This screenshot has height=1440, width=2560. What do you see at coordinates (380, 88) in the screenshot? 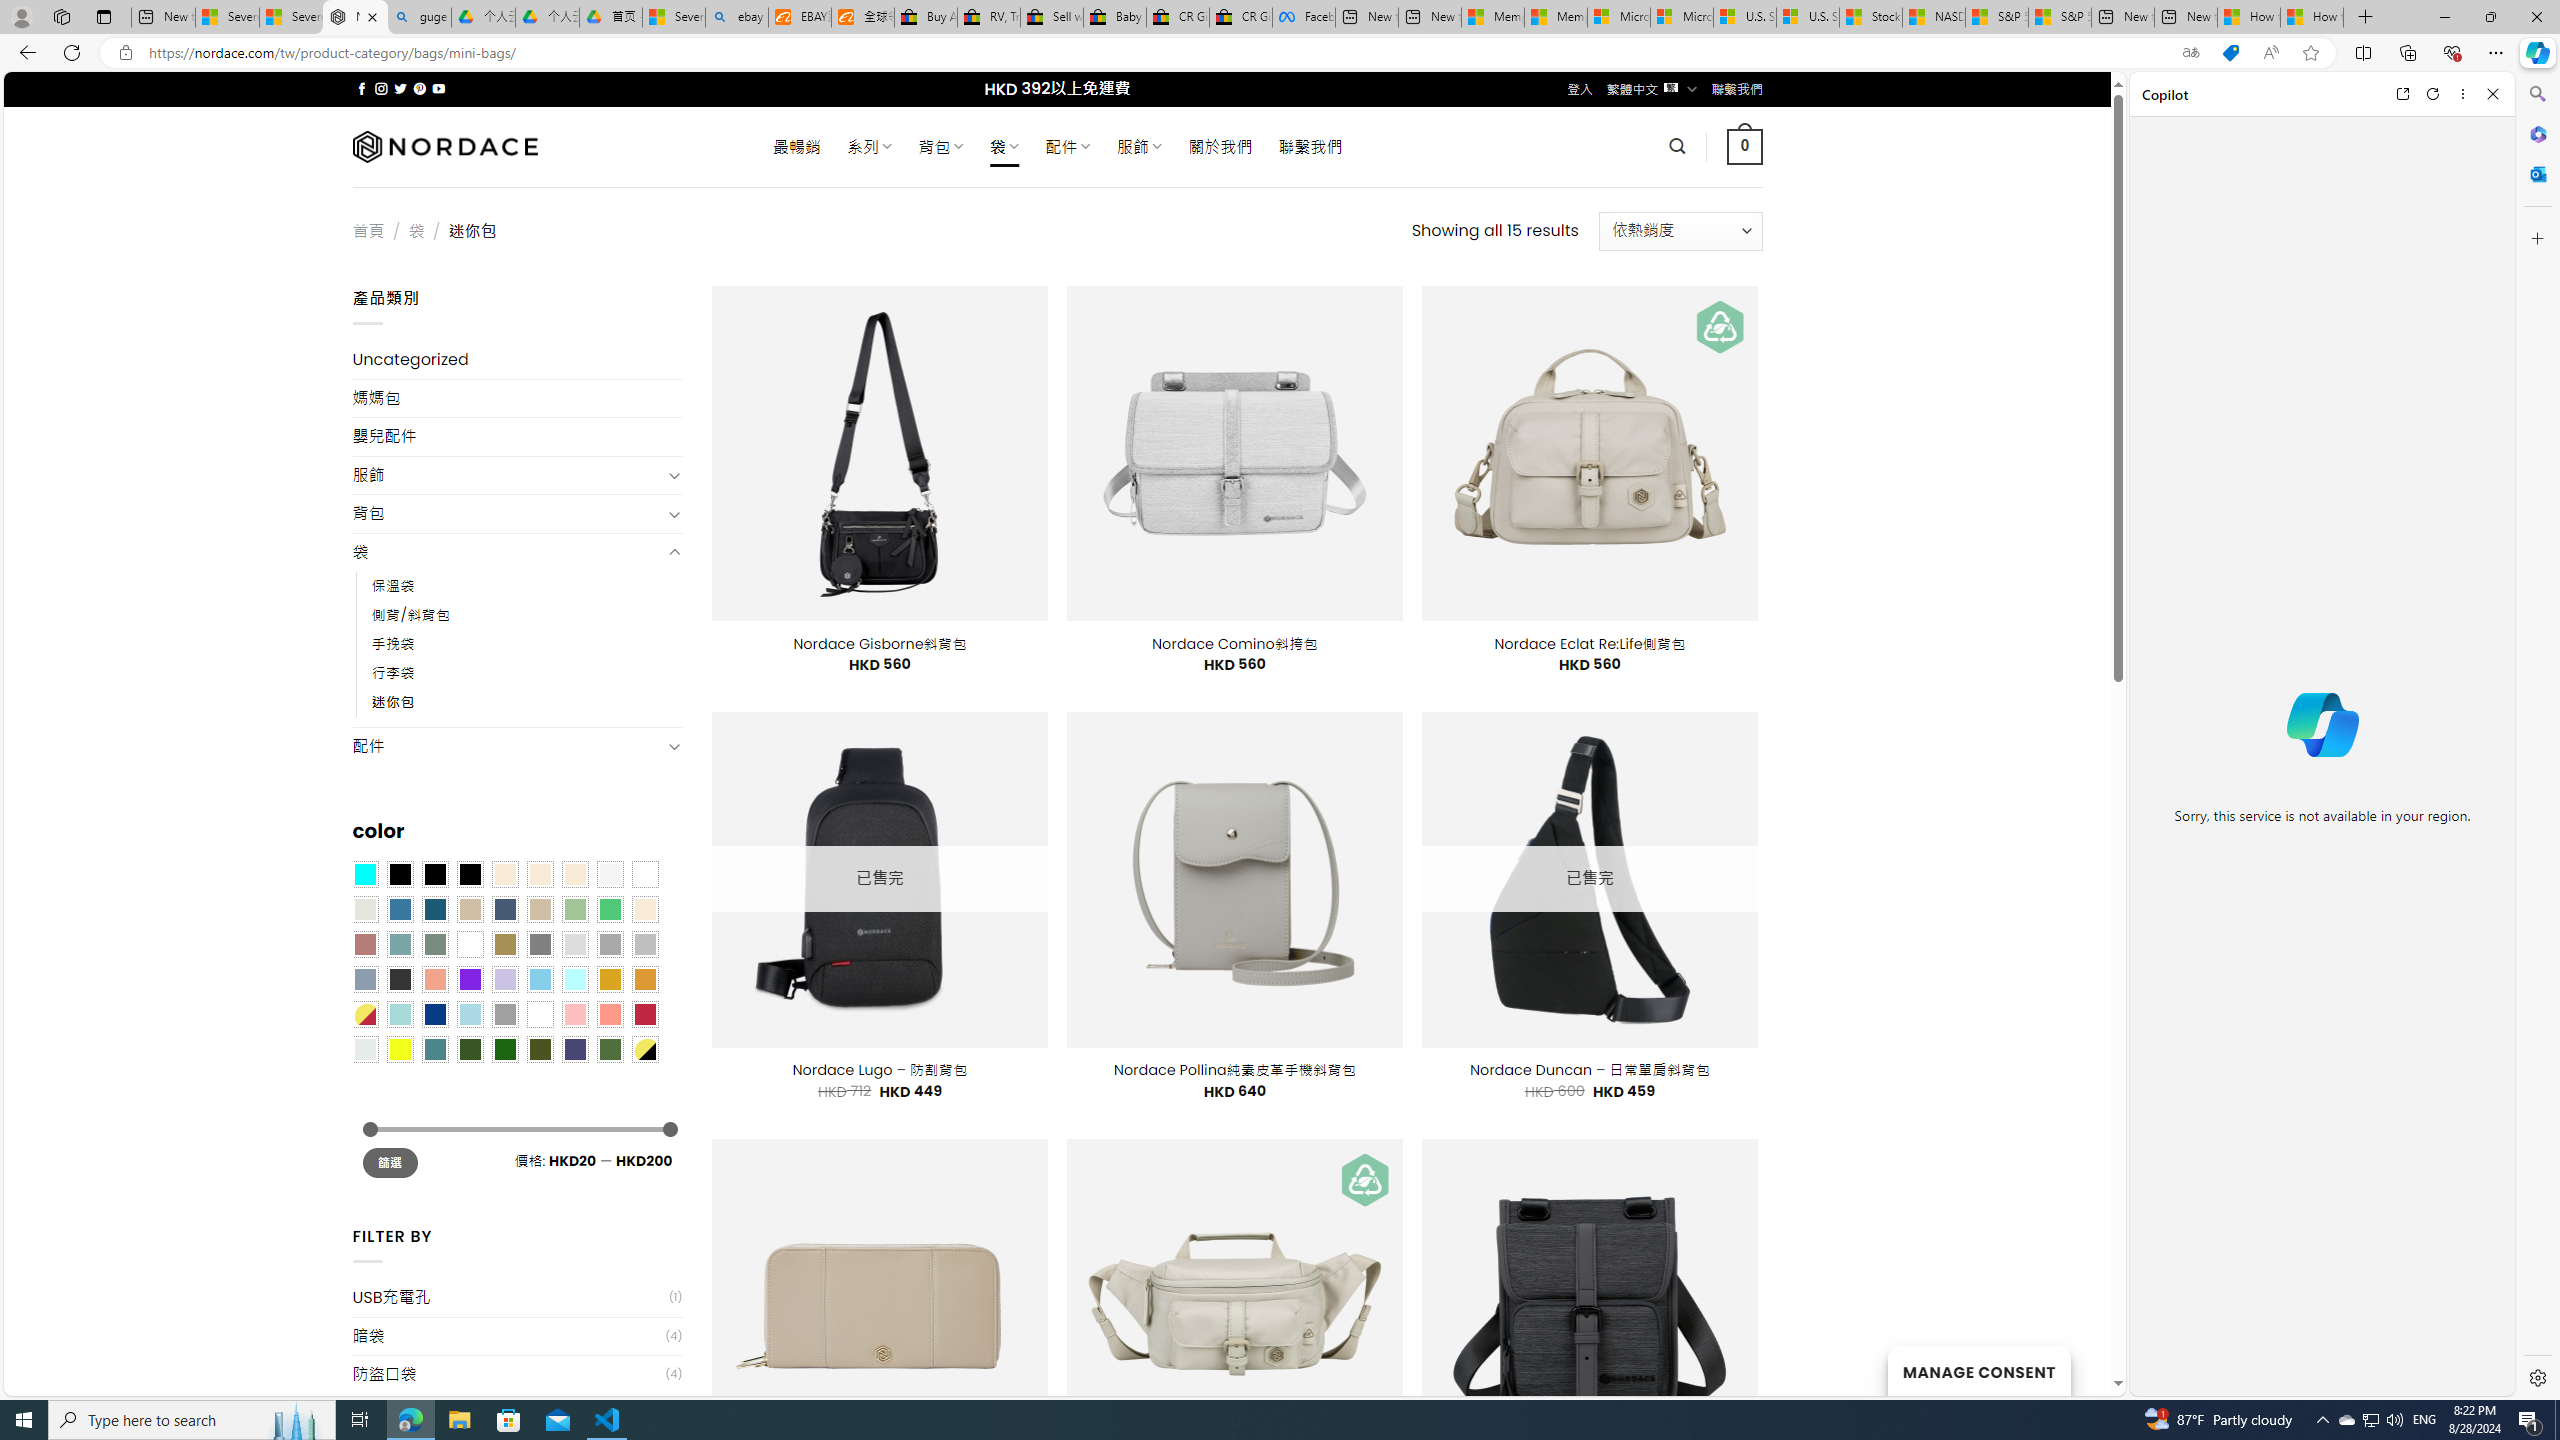
I see `'Follow on Instagram'` at bounding box center [380, 88].